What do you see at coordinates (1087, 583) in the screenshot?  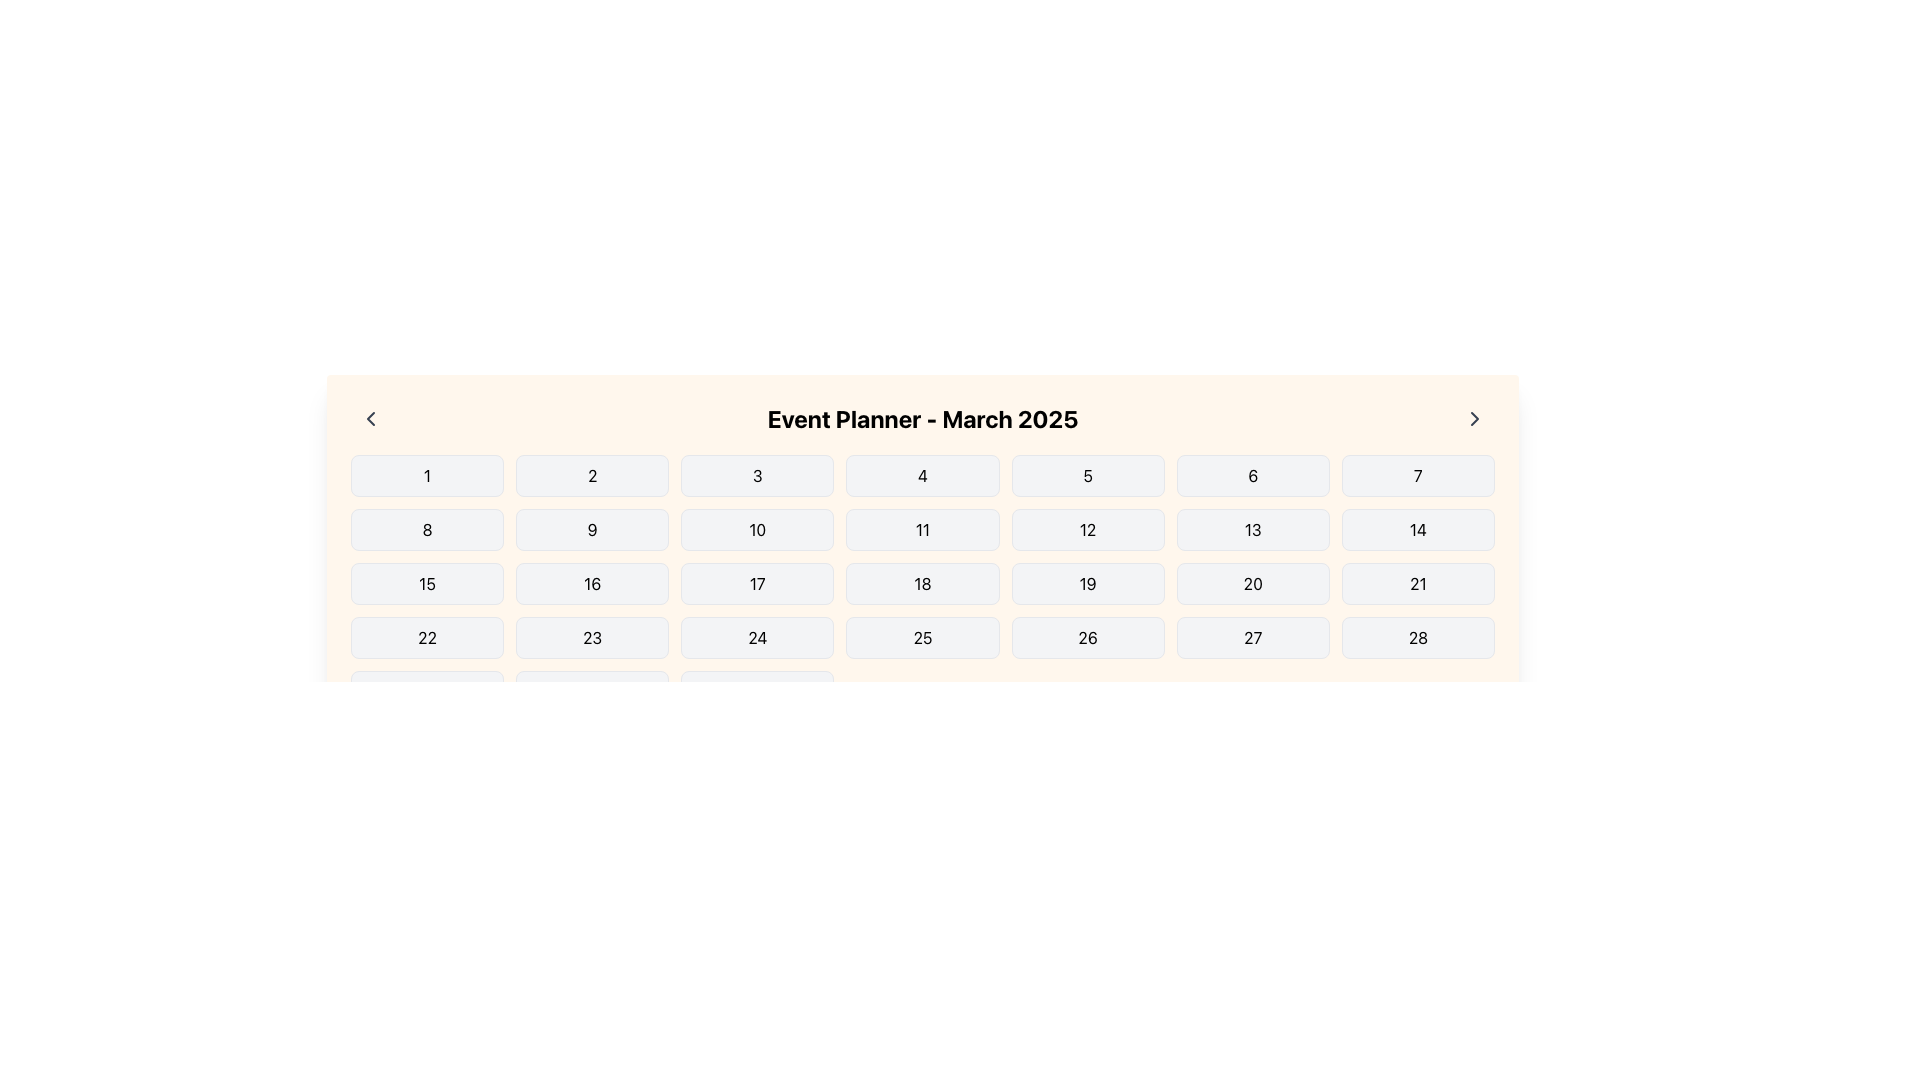 I see `the number '19' in the calendar grid of the 'Event Planner - March 2025'` at bounding box center [1087, 583].